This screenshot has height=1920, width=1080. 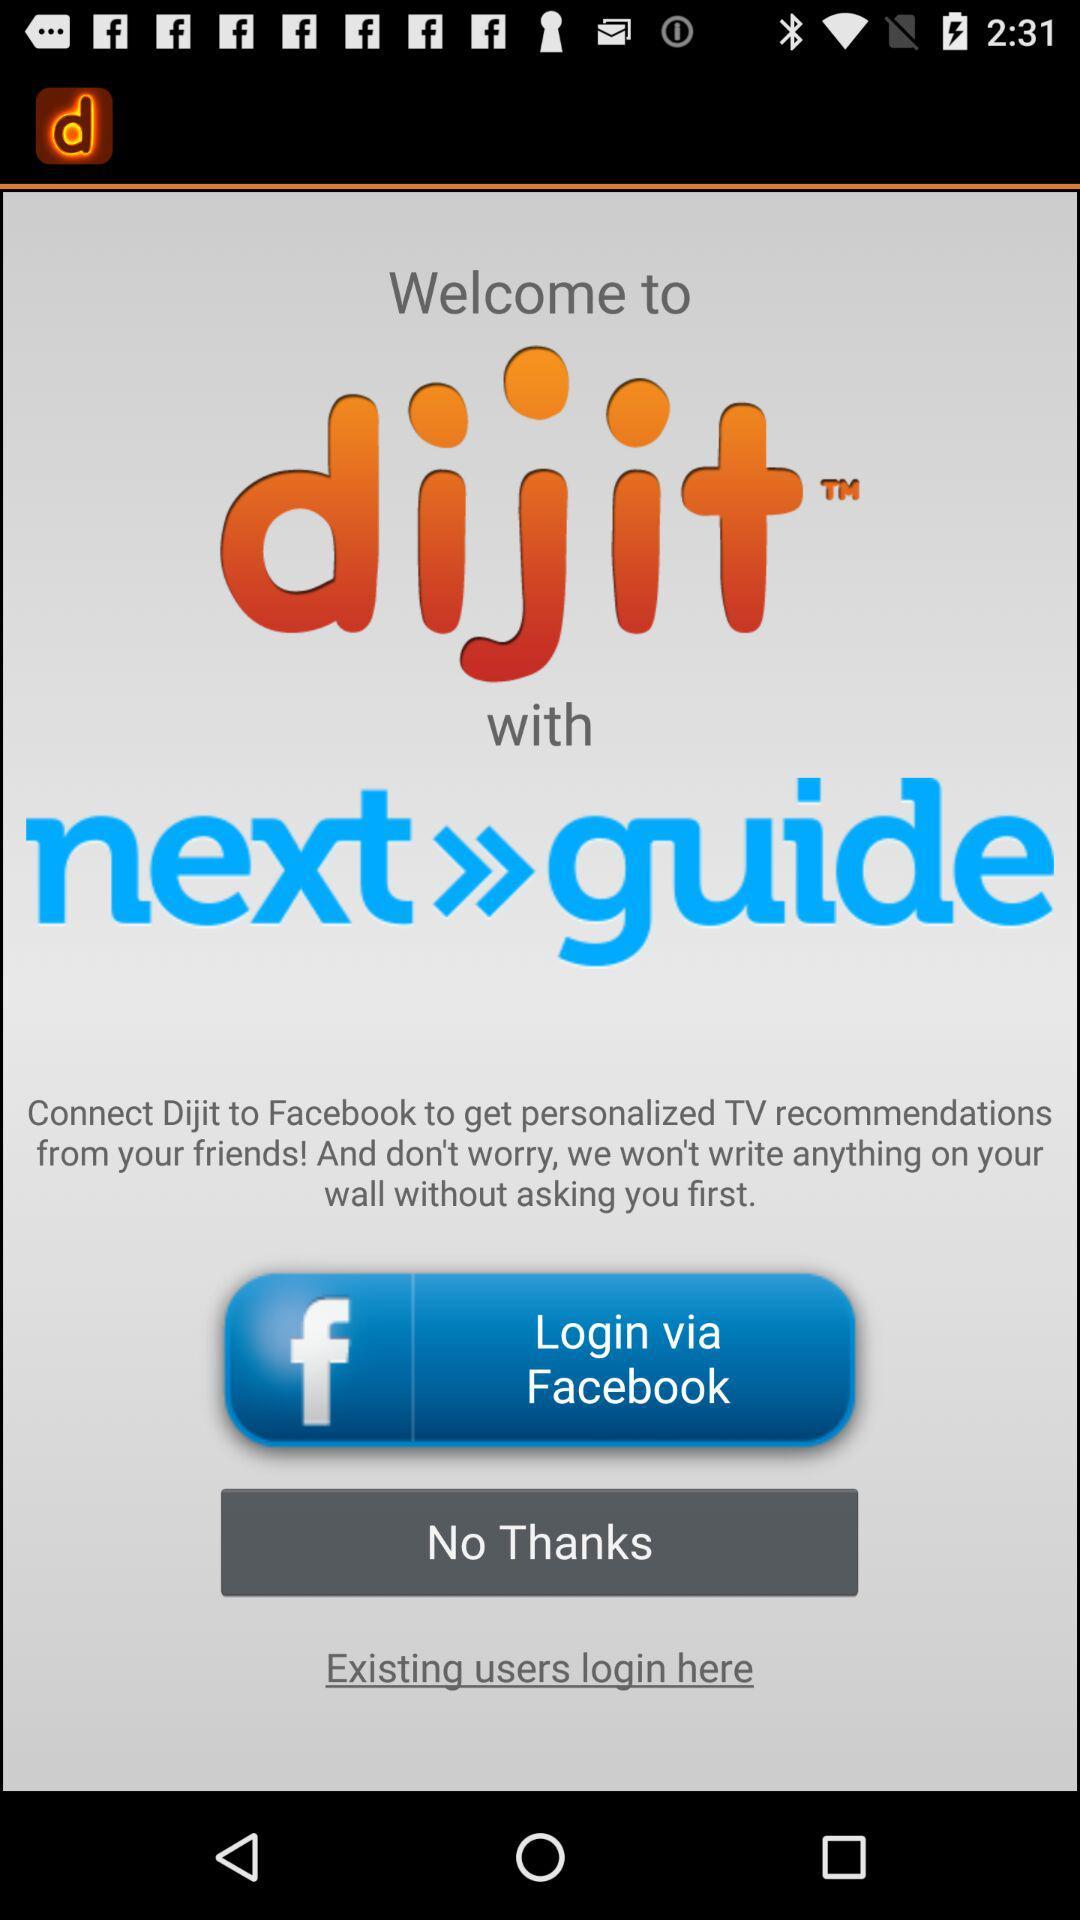 What do you see at coordinates (538, 1540) in the screenshot?
I see `icon below login via facebook icon` at bounding box center [538, 1540].